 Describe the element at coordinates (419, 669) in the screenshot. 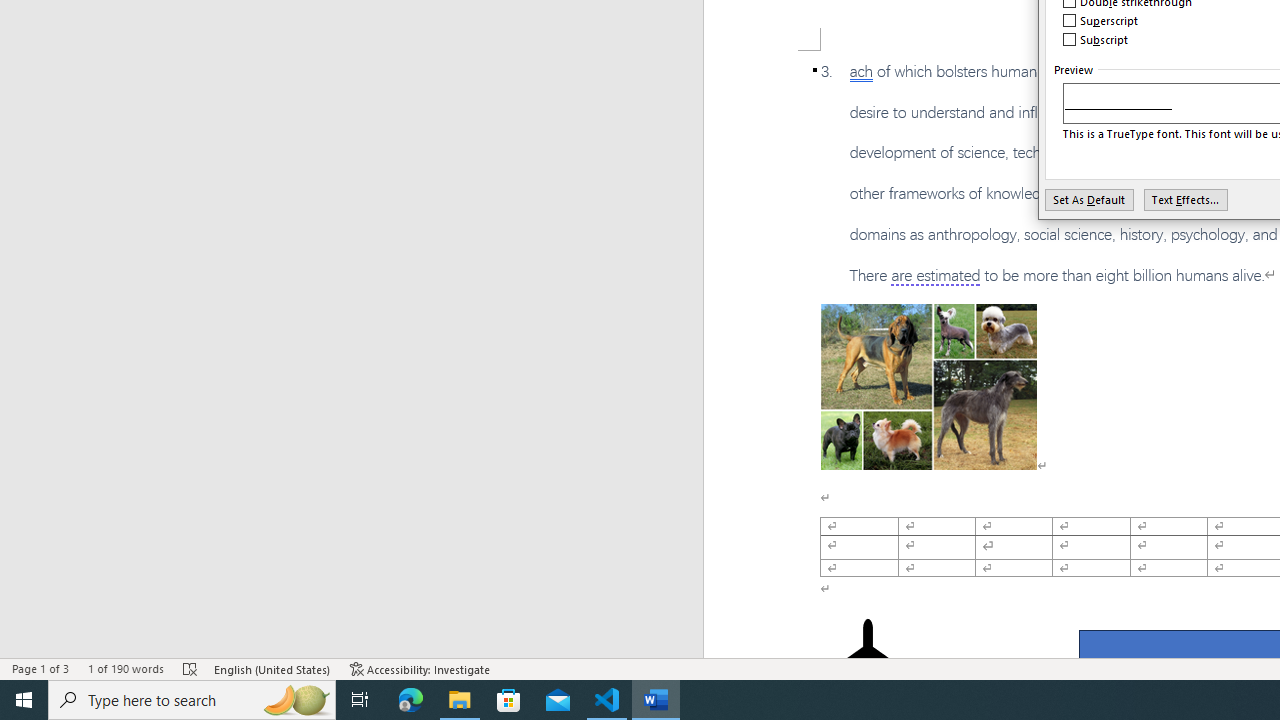

I see `'Accessibility Checker Accessibility: Investigate'` at that location.